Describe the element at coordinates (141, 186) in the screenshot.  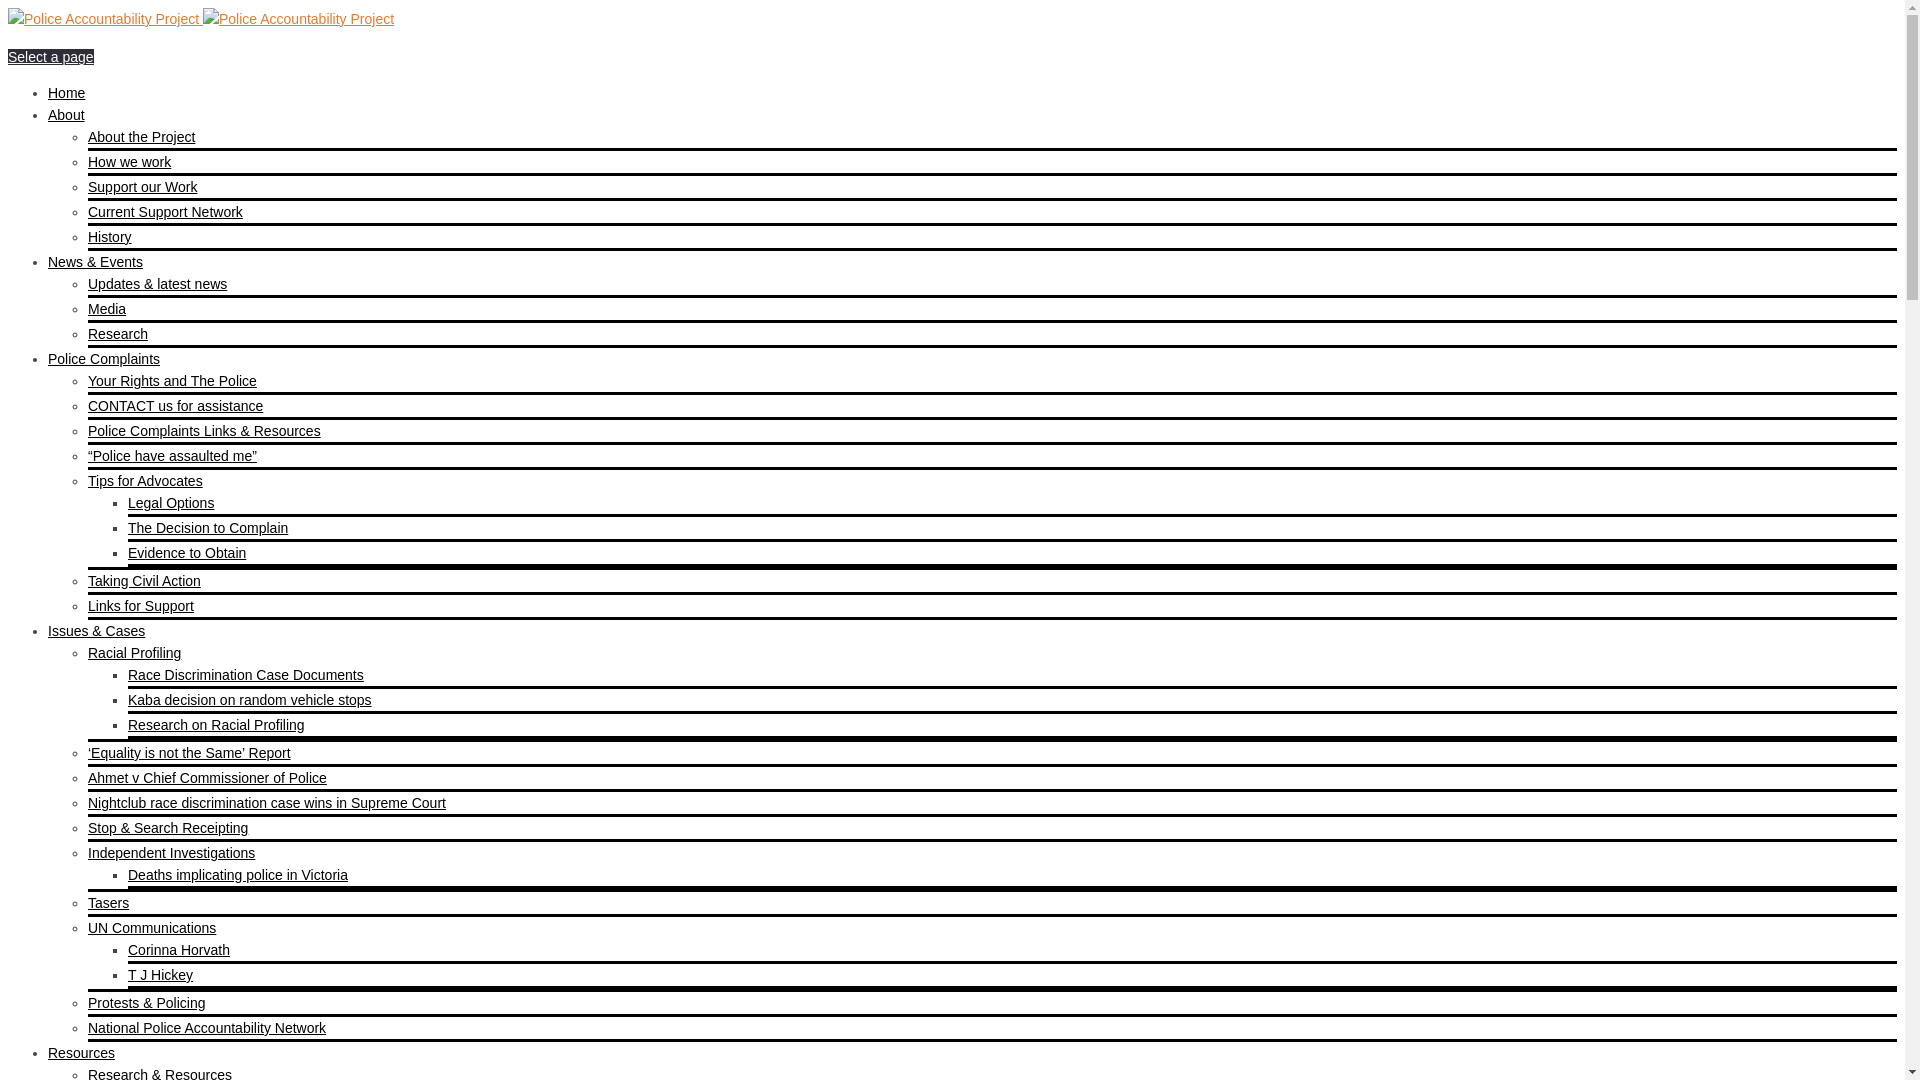
I see `'Support our Work'` at that location.